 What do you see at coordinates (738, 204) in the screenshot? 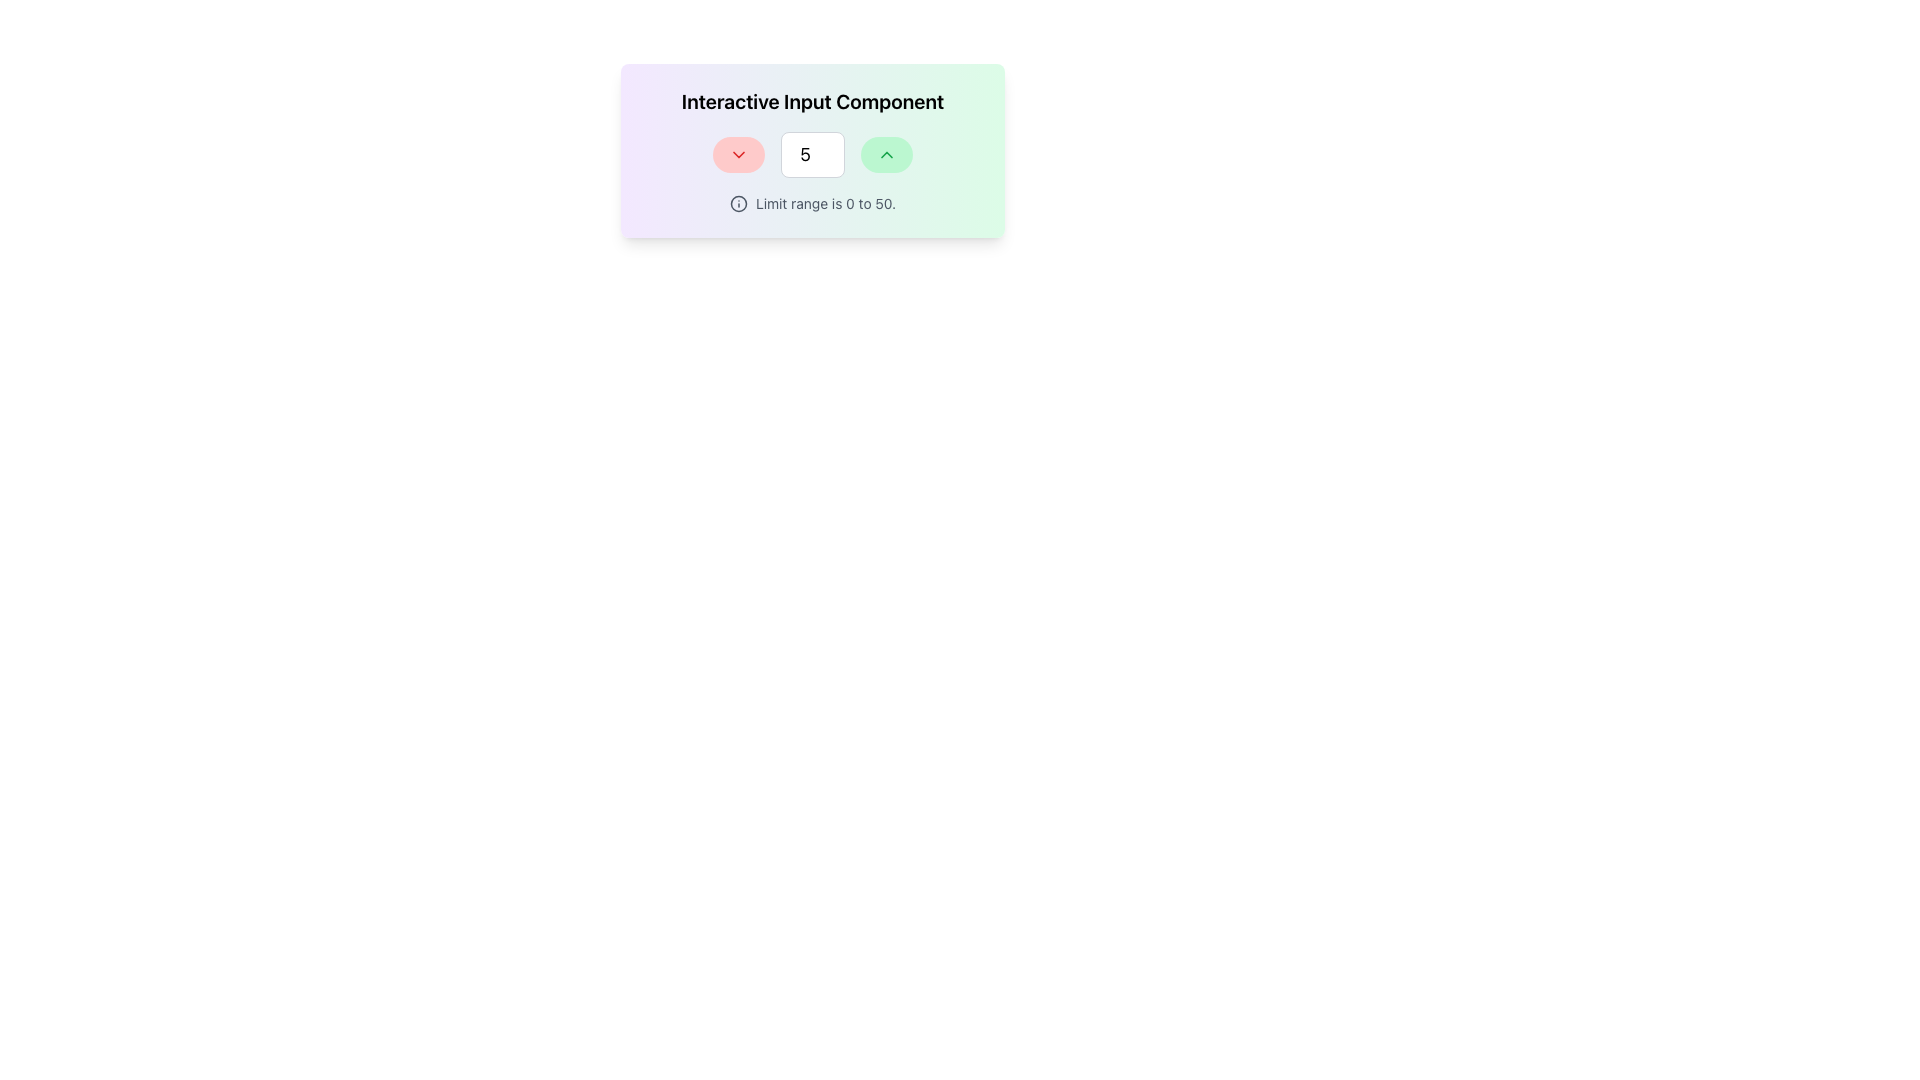
I see `the circular part of the SVG graphic that is part of a structured information icon, used to denote a warning or message` at bounding box center [738, 204].